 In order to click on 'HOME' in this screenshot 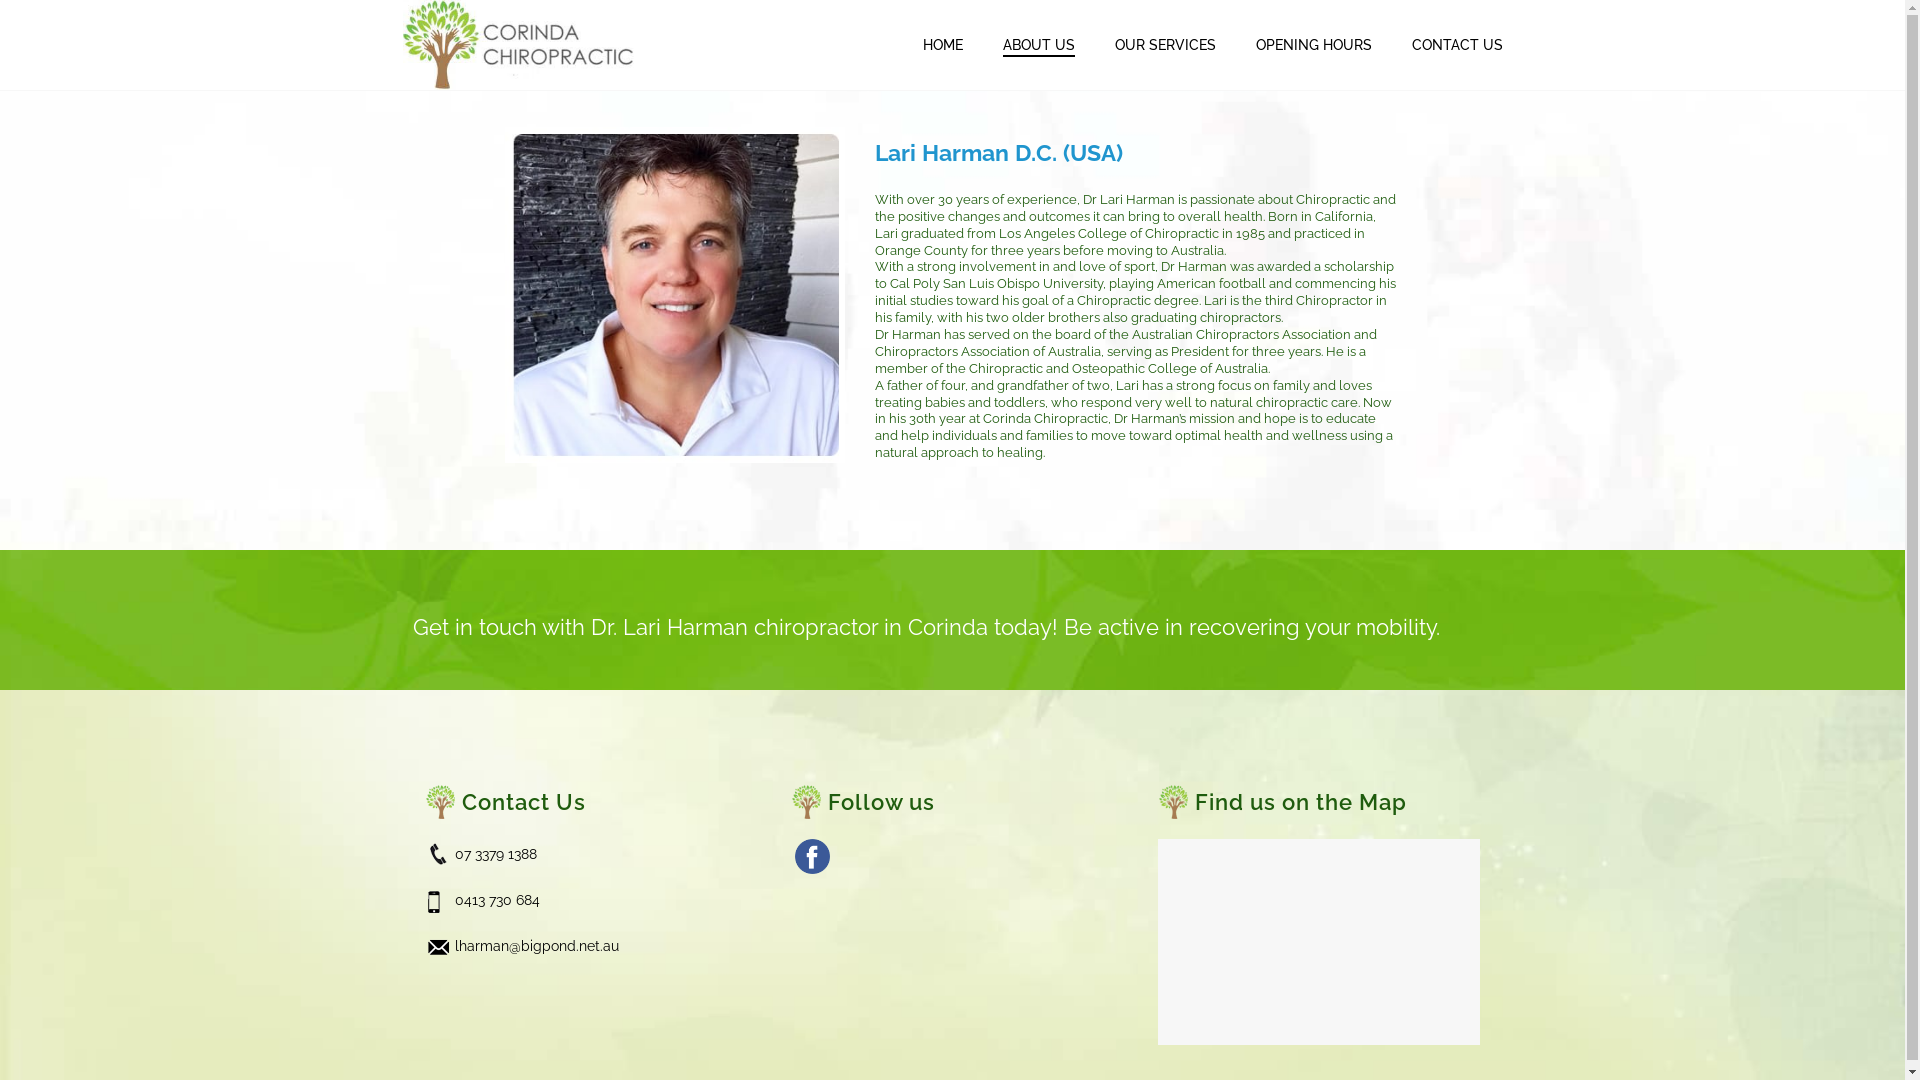, I will do `click(940, 45)`.